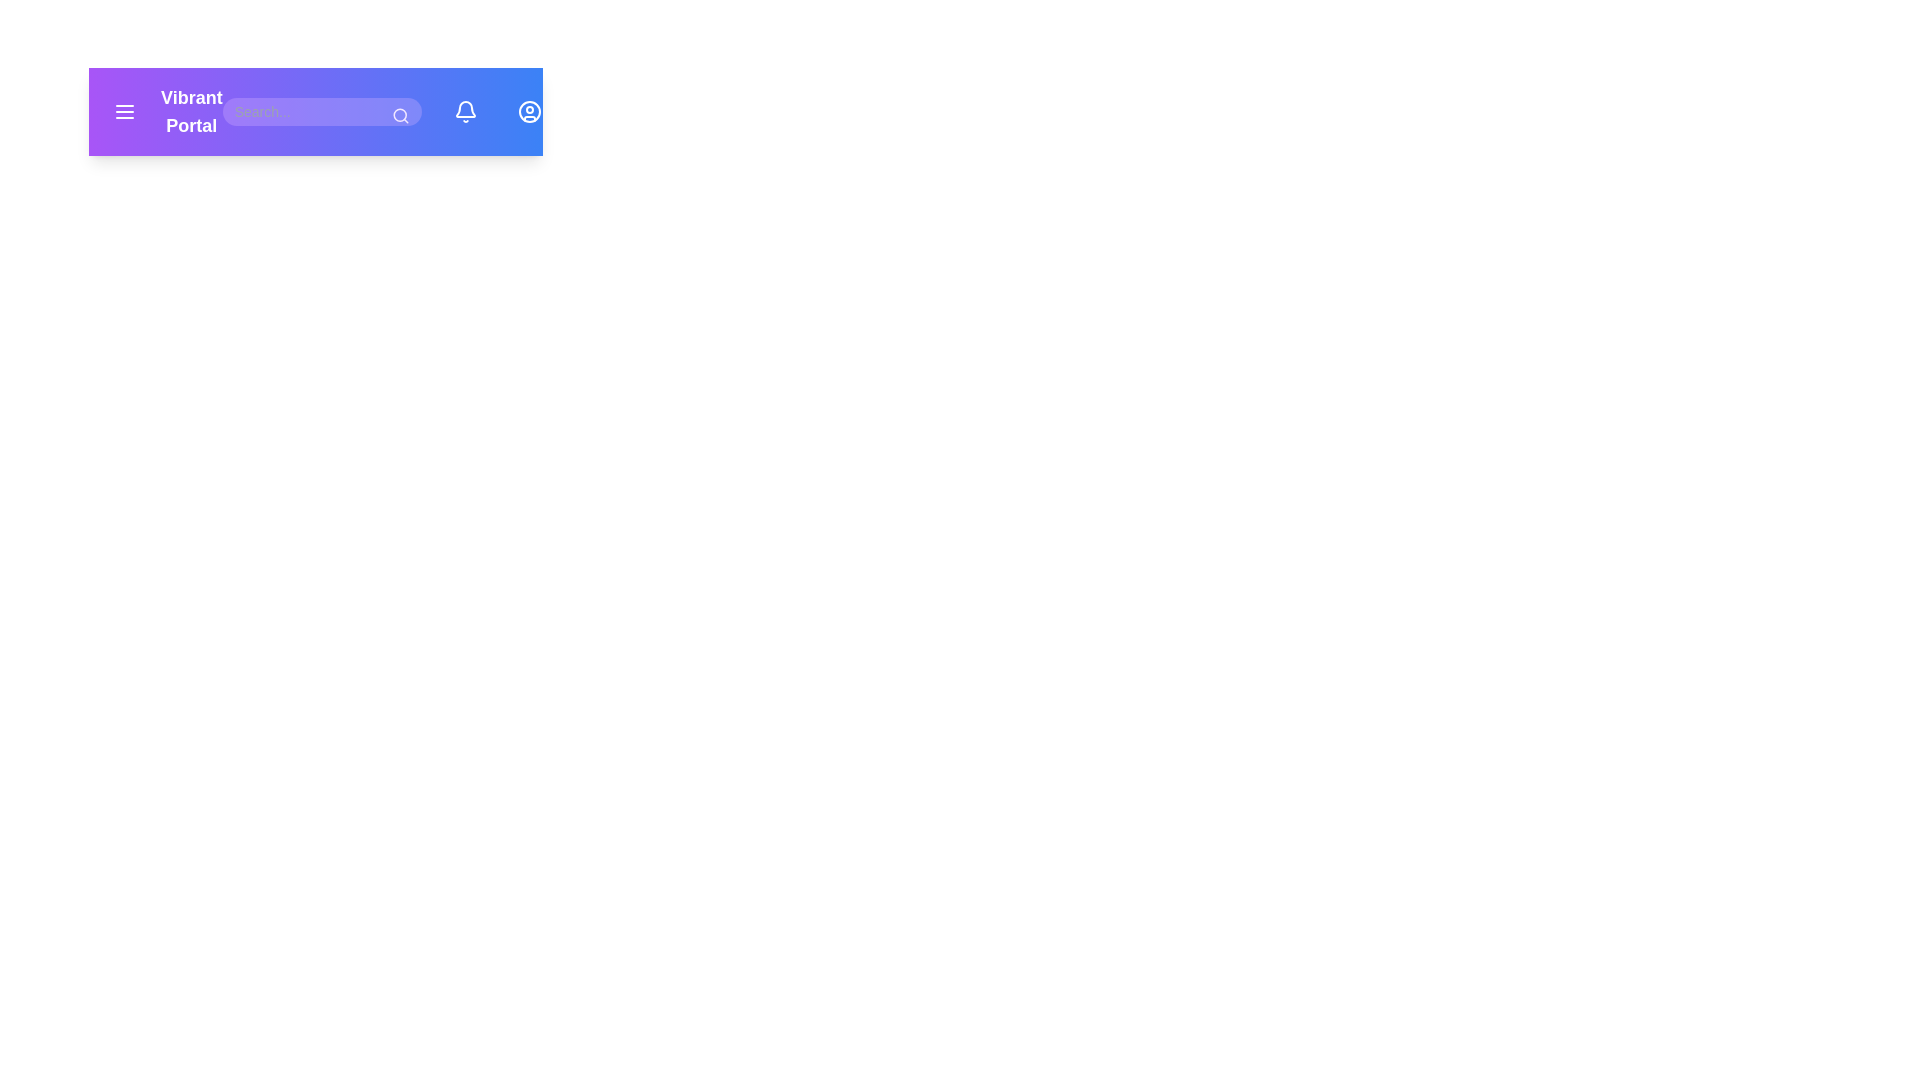 The height and width of the screenshot is (1080, 1920). I want to click on the notification button to view notifications, so click(464, 111).